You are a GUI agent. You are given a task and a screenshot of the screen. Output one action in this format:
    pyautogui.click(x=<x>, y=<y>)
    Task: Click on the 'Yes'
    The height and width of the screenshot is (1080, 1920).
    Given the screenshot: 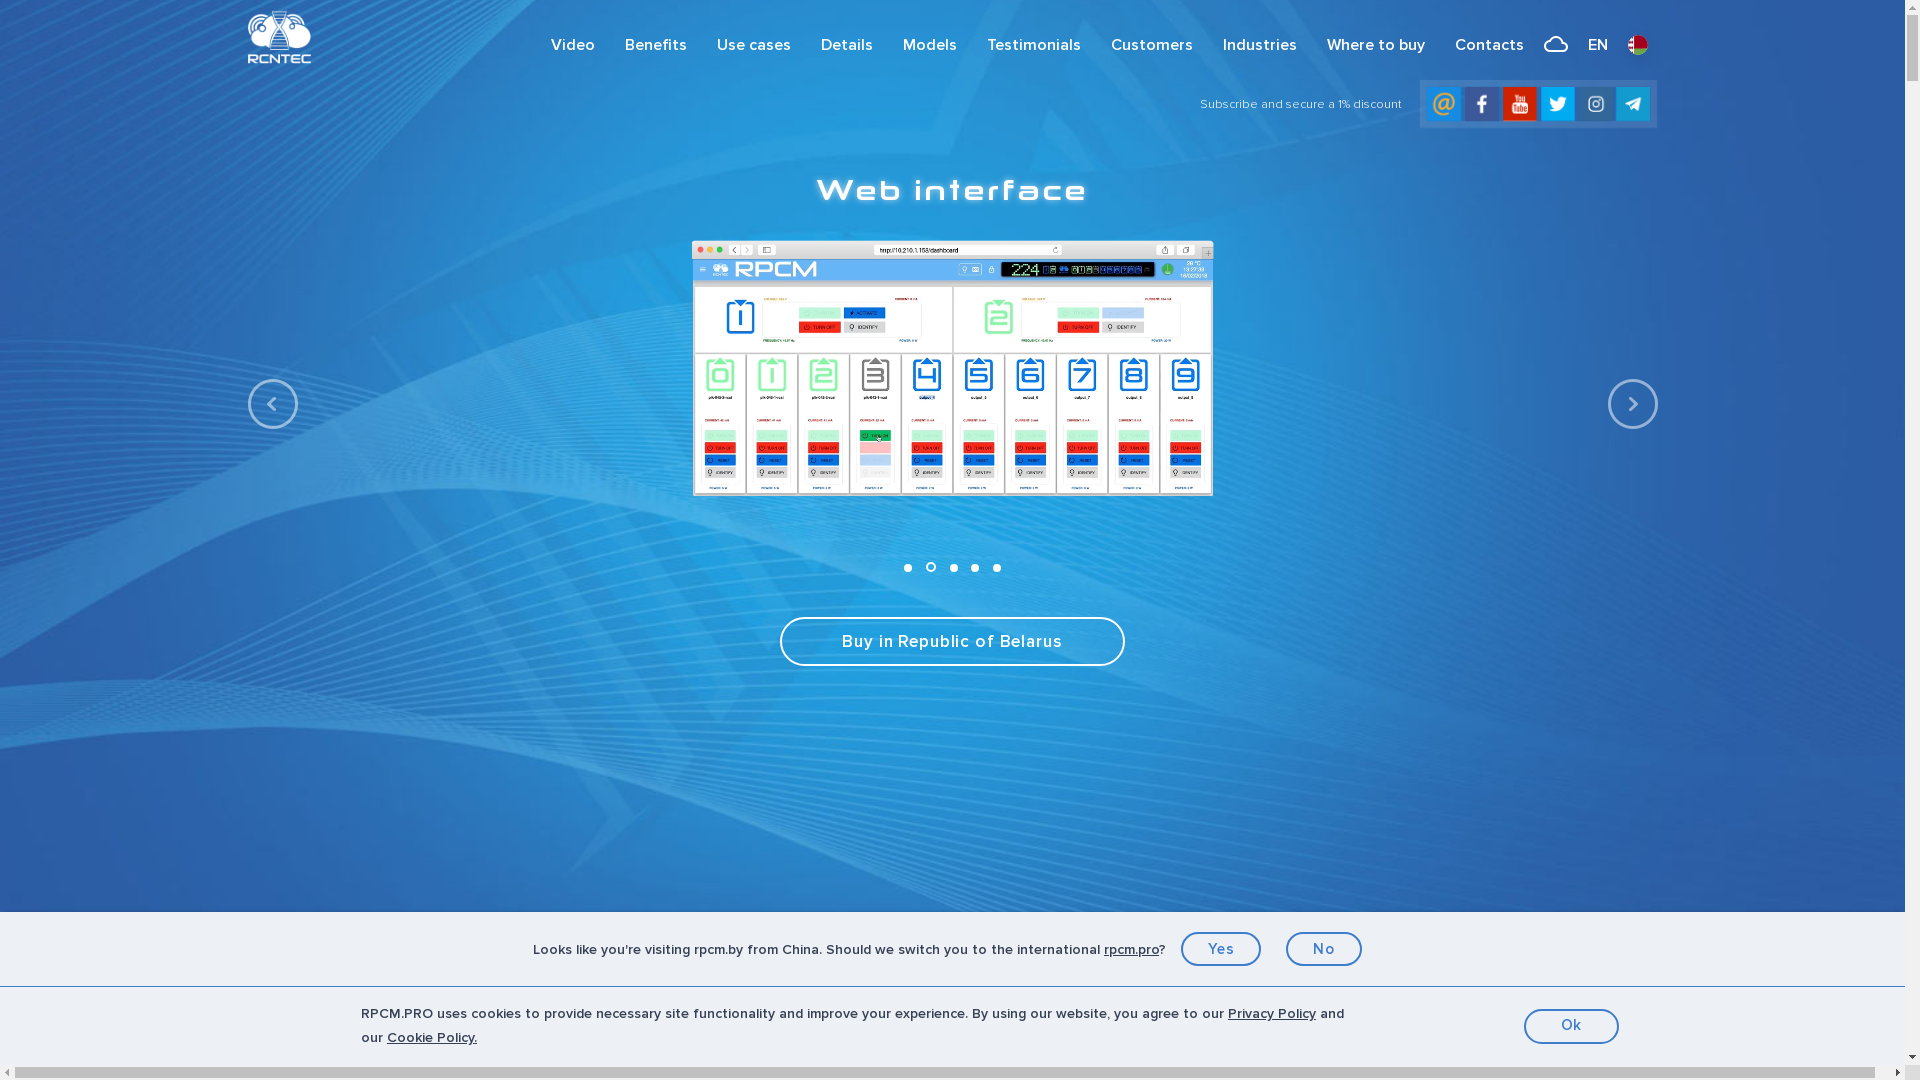 What is the action you would take?
    pyautogui.click(x=1220, y=947)
    